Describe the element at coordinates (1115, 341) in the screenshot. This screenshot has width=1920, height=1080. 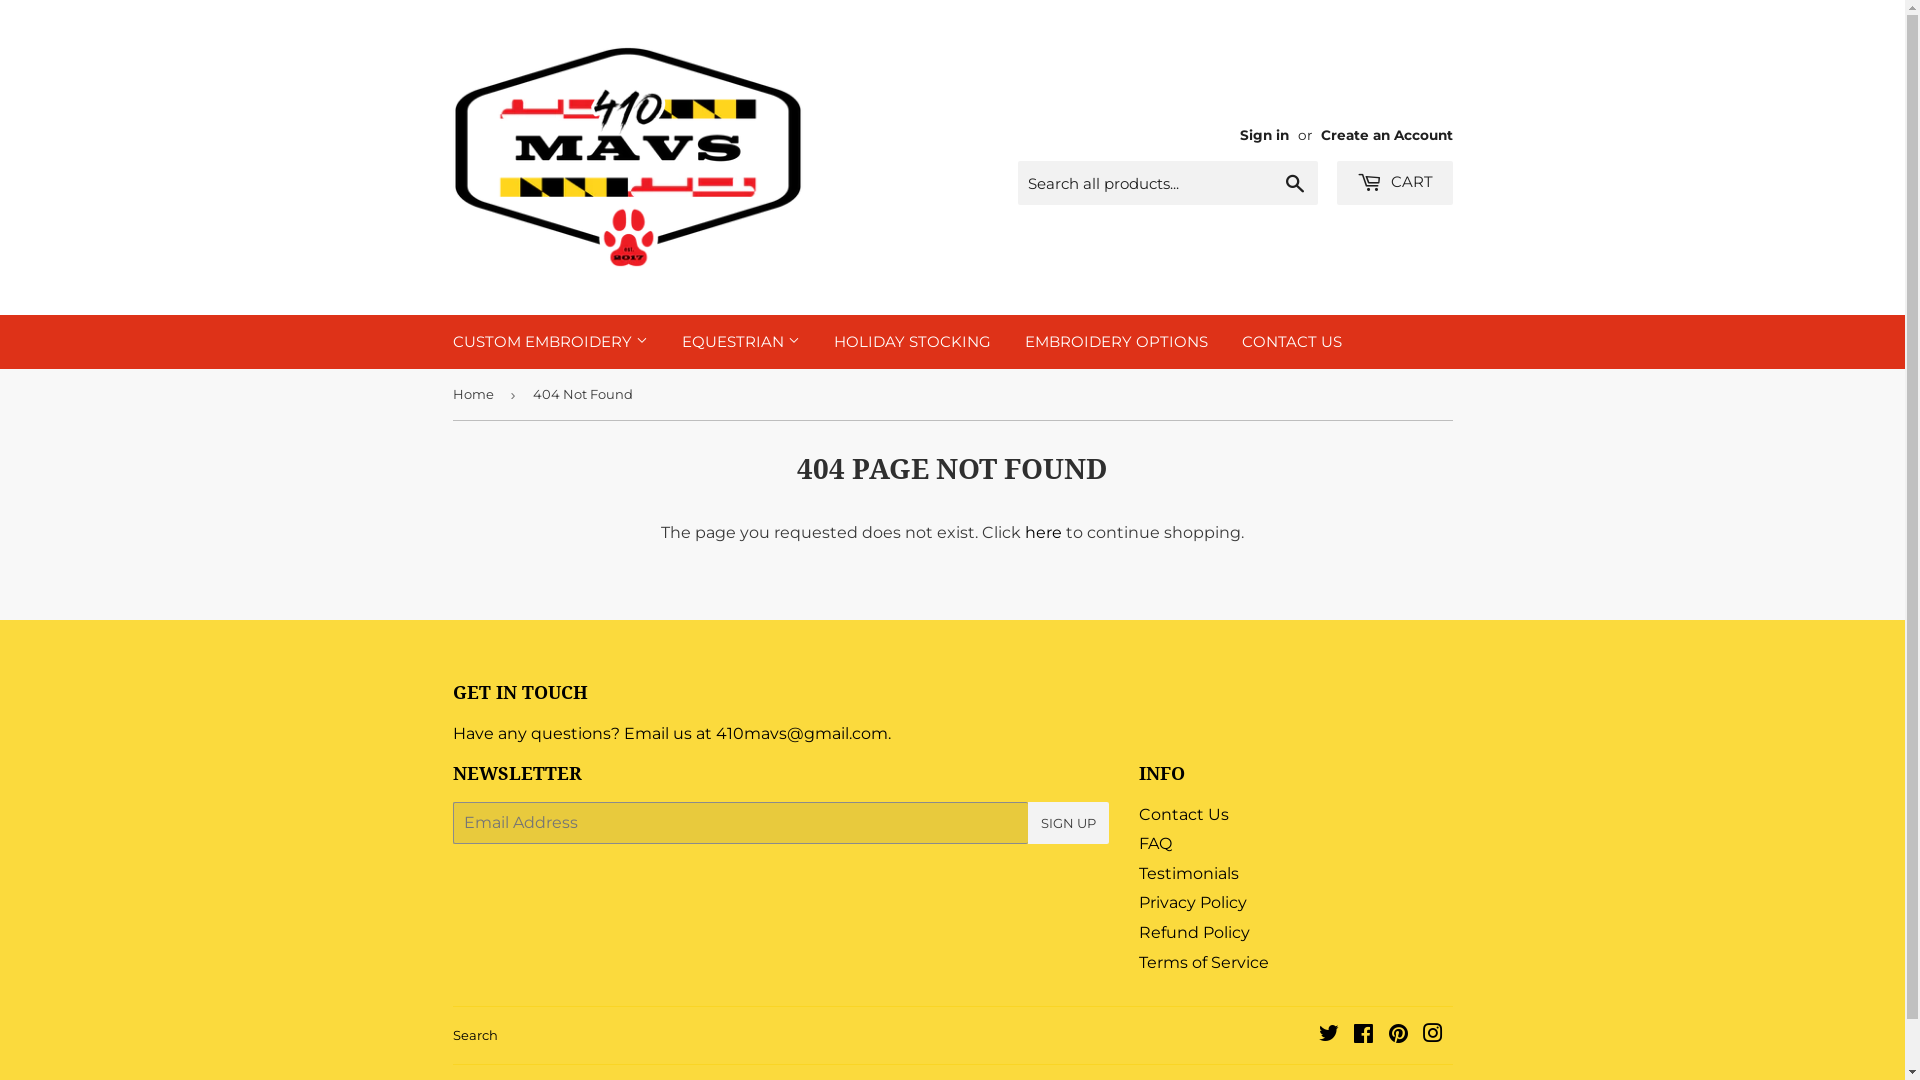
I see `'EMBROIDERY OPTIONS'` at that location.